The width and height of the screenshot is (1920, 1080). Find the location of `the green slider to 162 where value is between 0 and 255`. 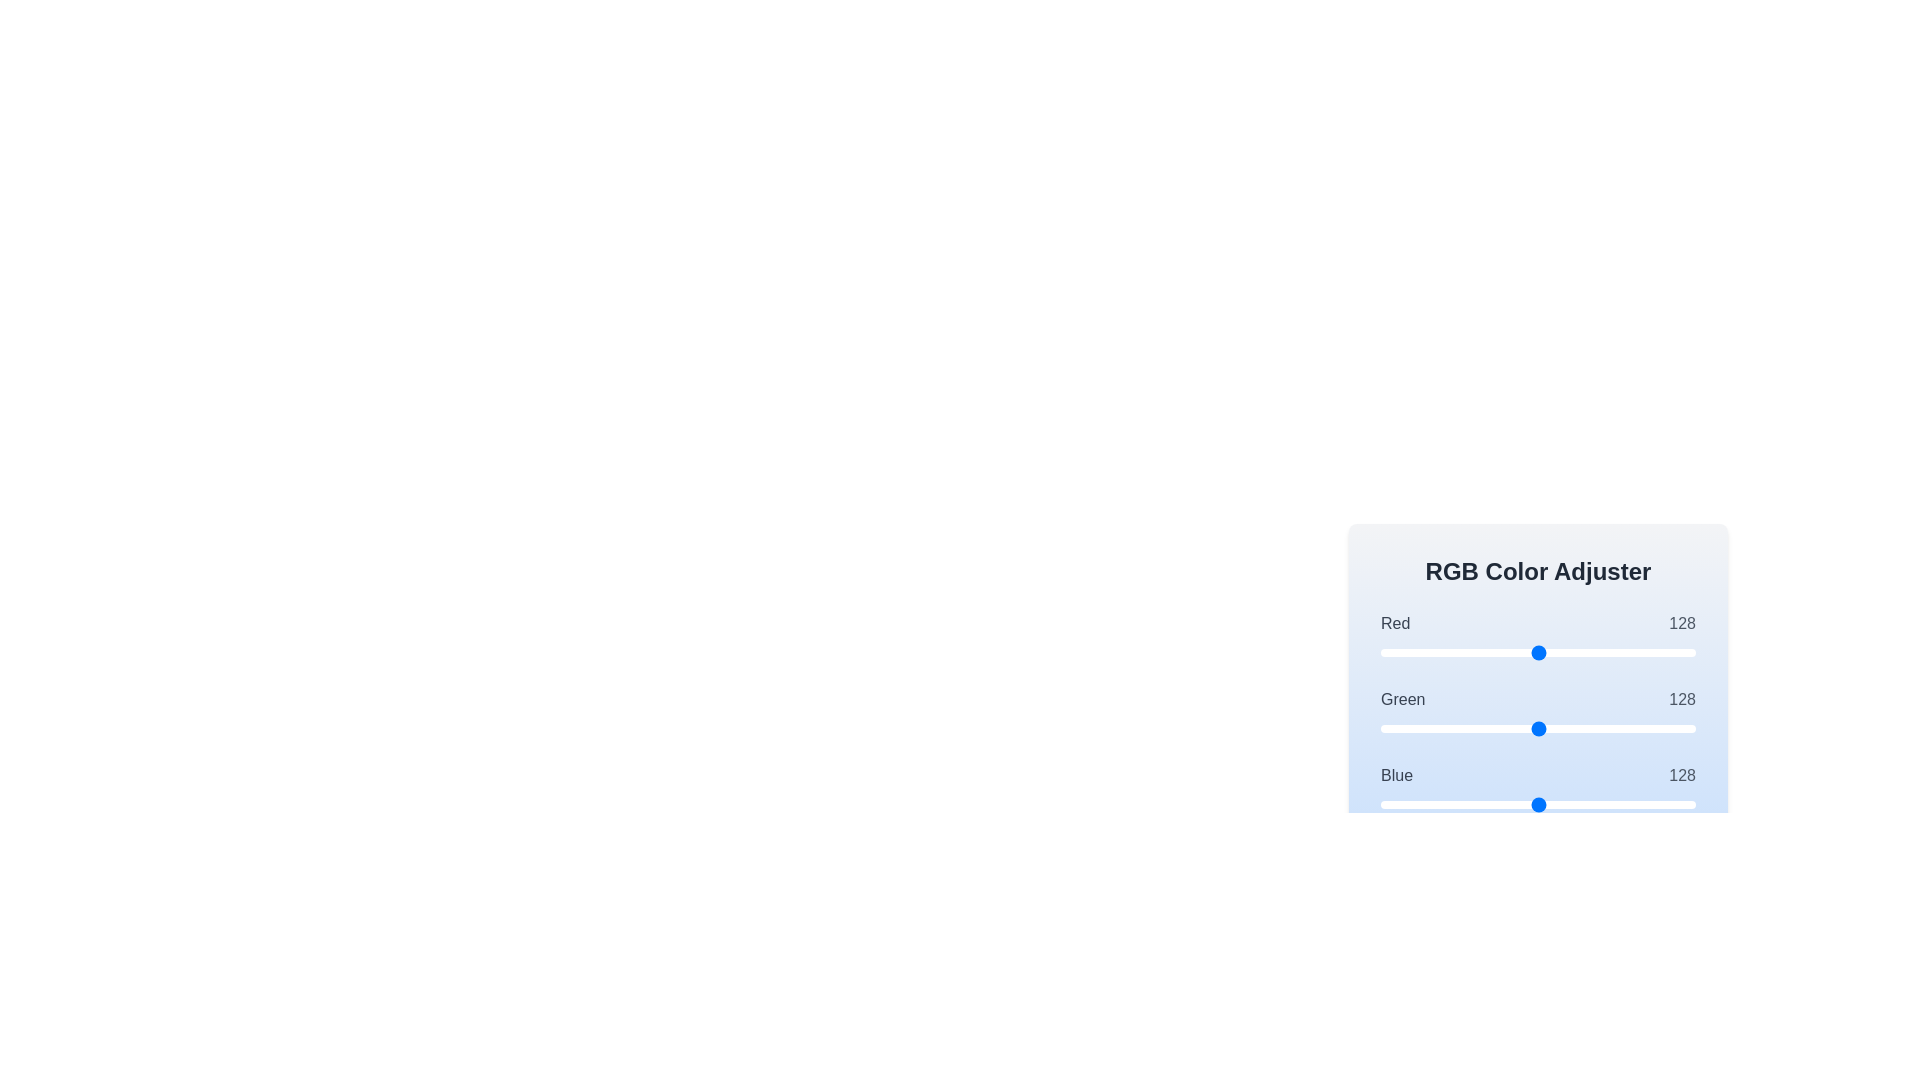

the green slider to 162 where value is between 0 and 255 is located at coordinates (1580, 729).